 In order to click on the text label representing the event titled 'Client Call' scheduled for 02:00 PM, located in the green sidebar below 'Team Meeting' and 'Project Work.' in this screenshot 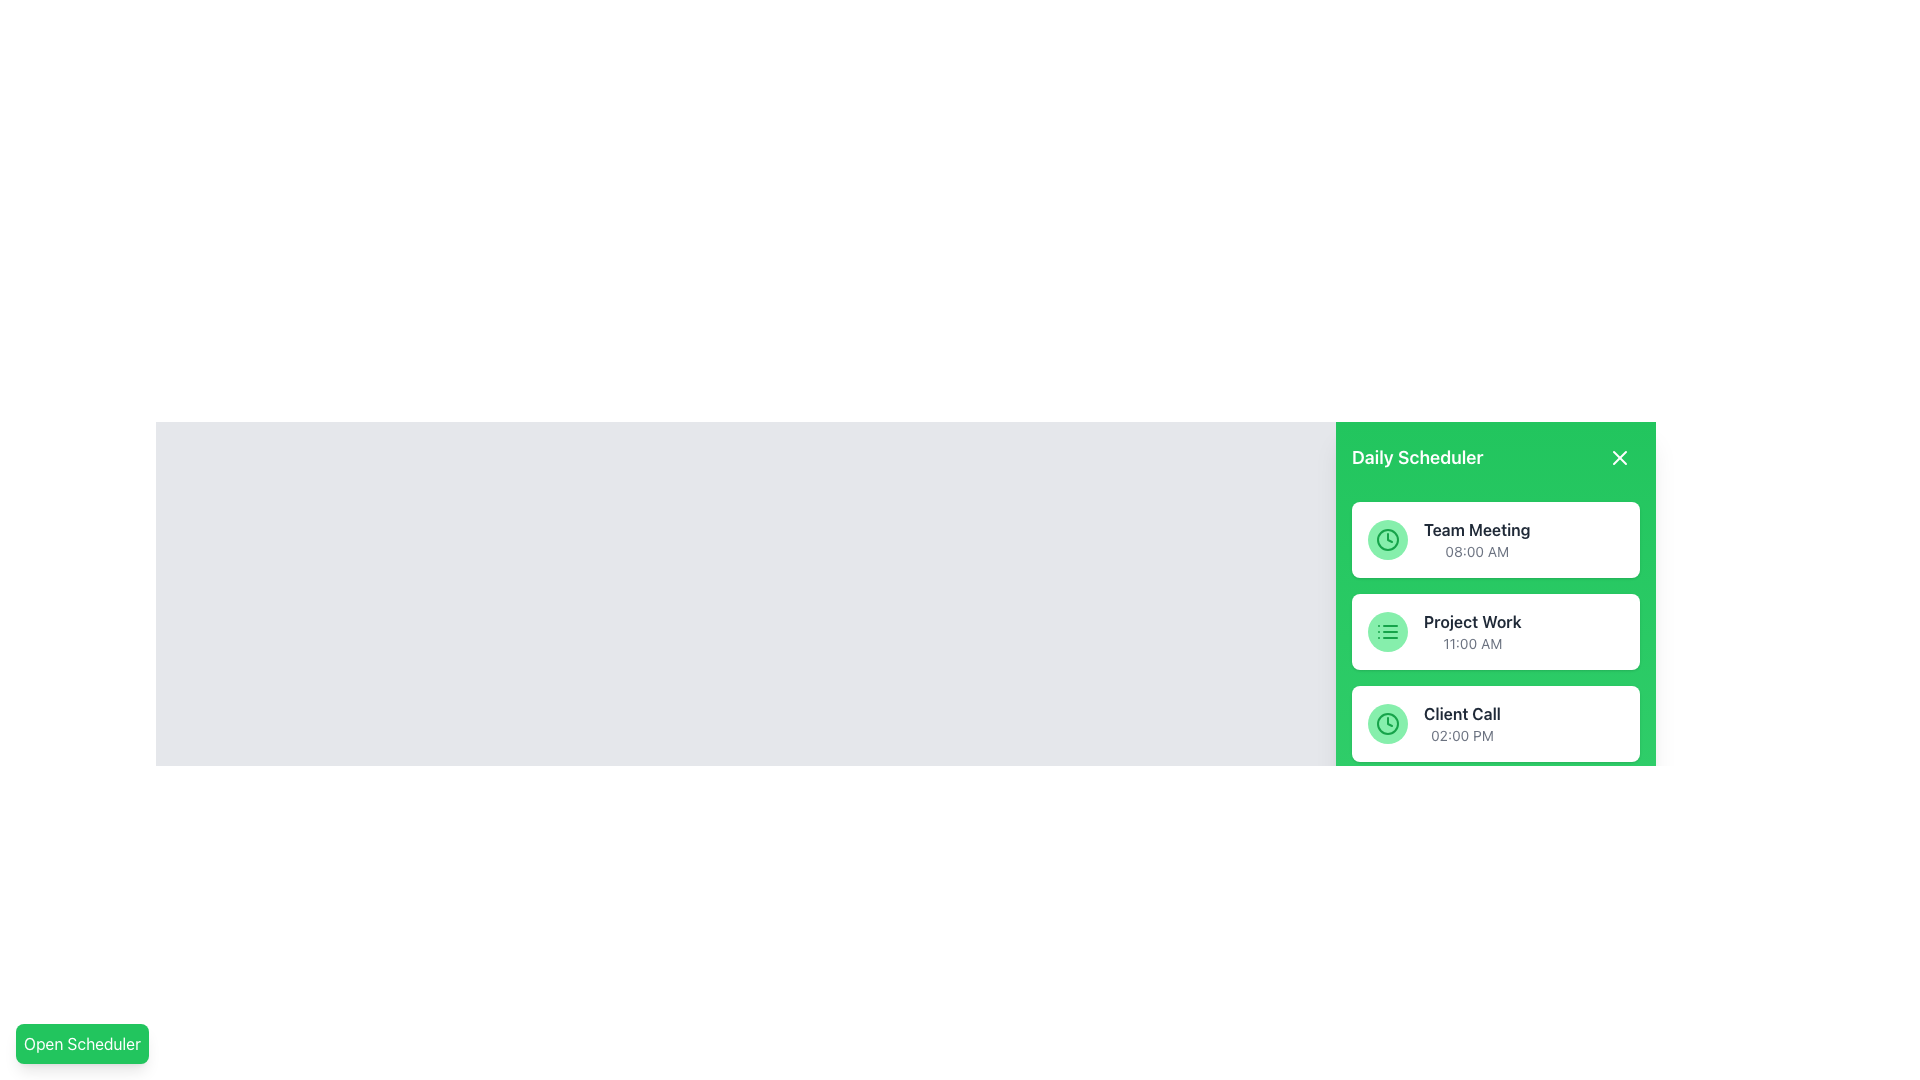, I will do `click(1462, 724)`.